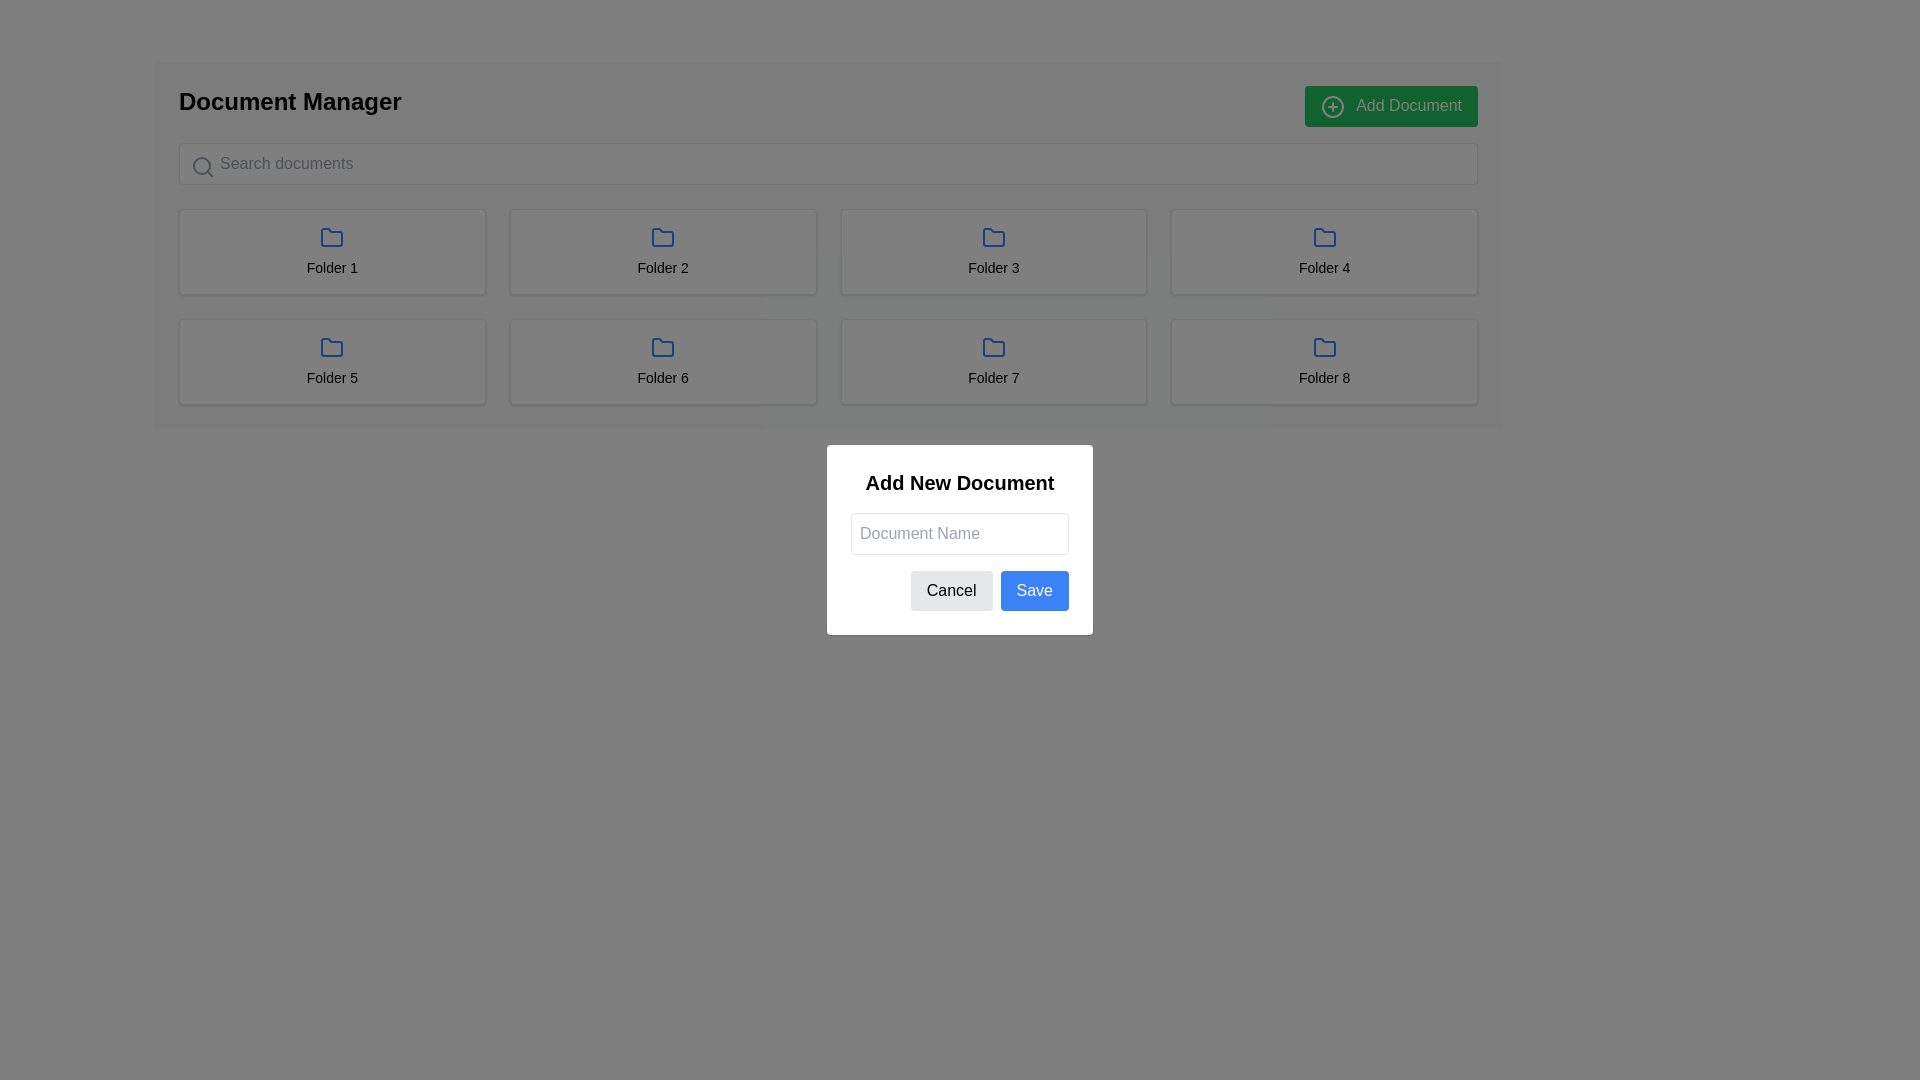  Describe the element at coordinates (950, 589) in the screenshot. I see `the 'Cancel' button, which is a rectangular button with a light gray background and the text 'Cancel' in bold, located at the bottom-right of a pop-up modal` at that location.